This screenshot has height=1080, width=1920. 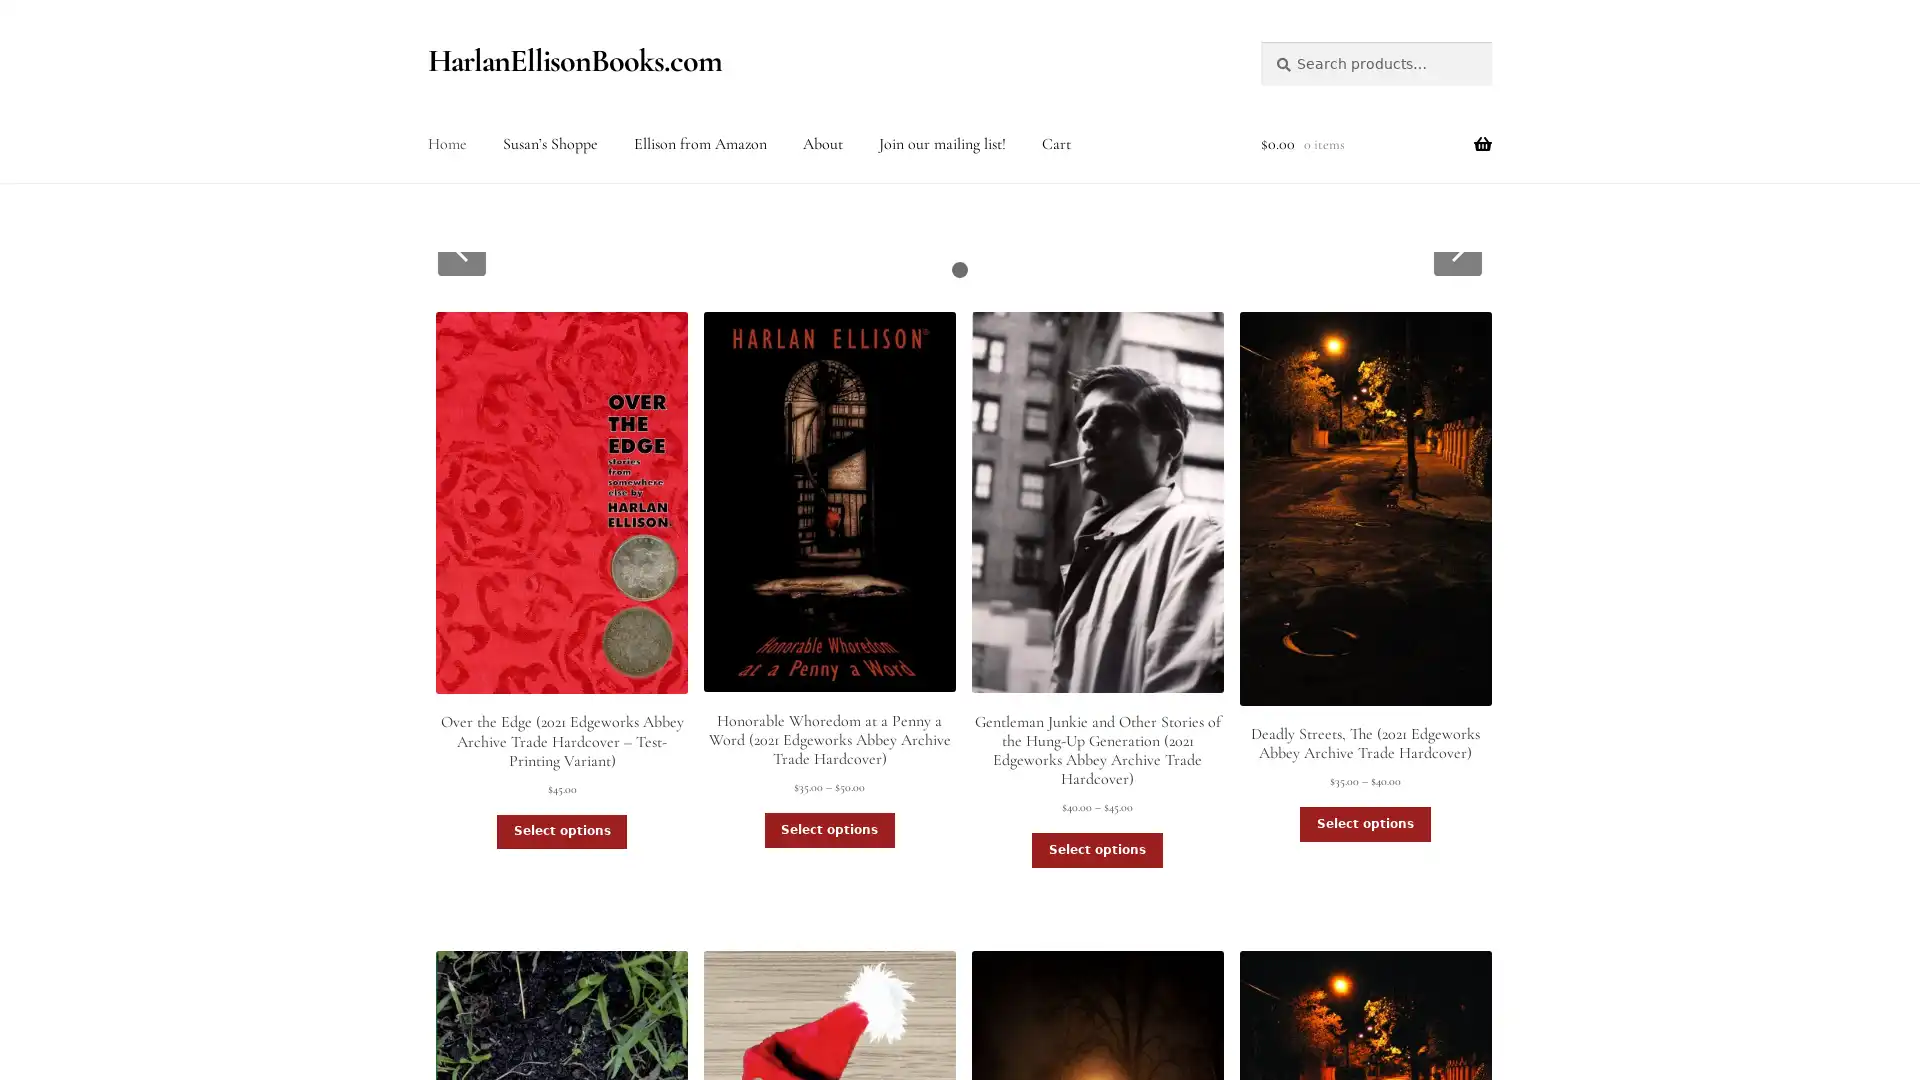 I want to click on Go to slide 1, so click(x=960, y=270).